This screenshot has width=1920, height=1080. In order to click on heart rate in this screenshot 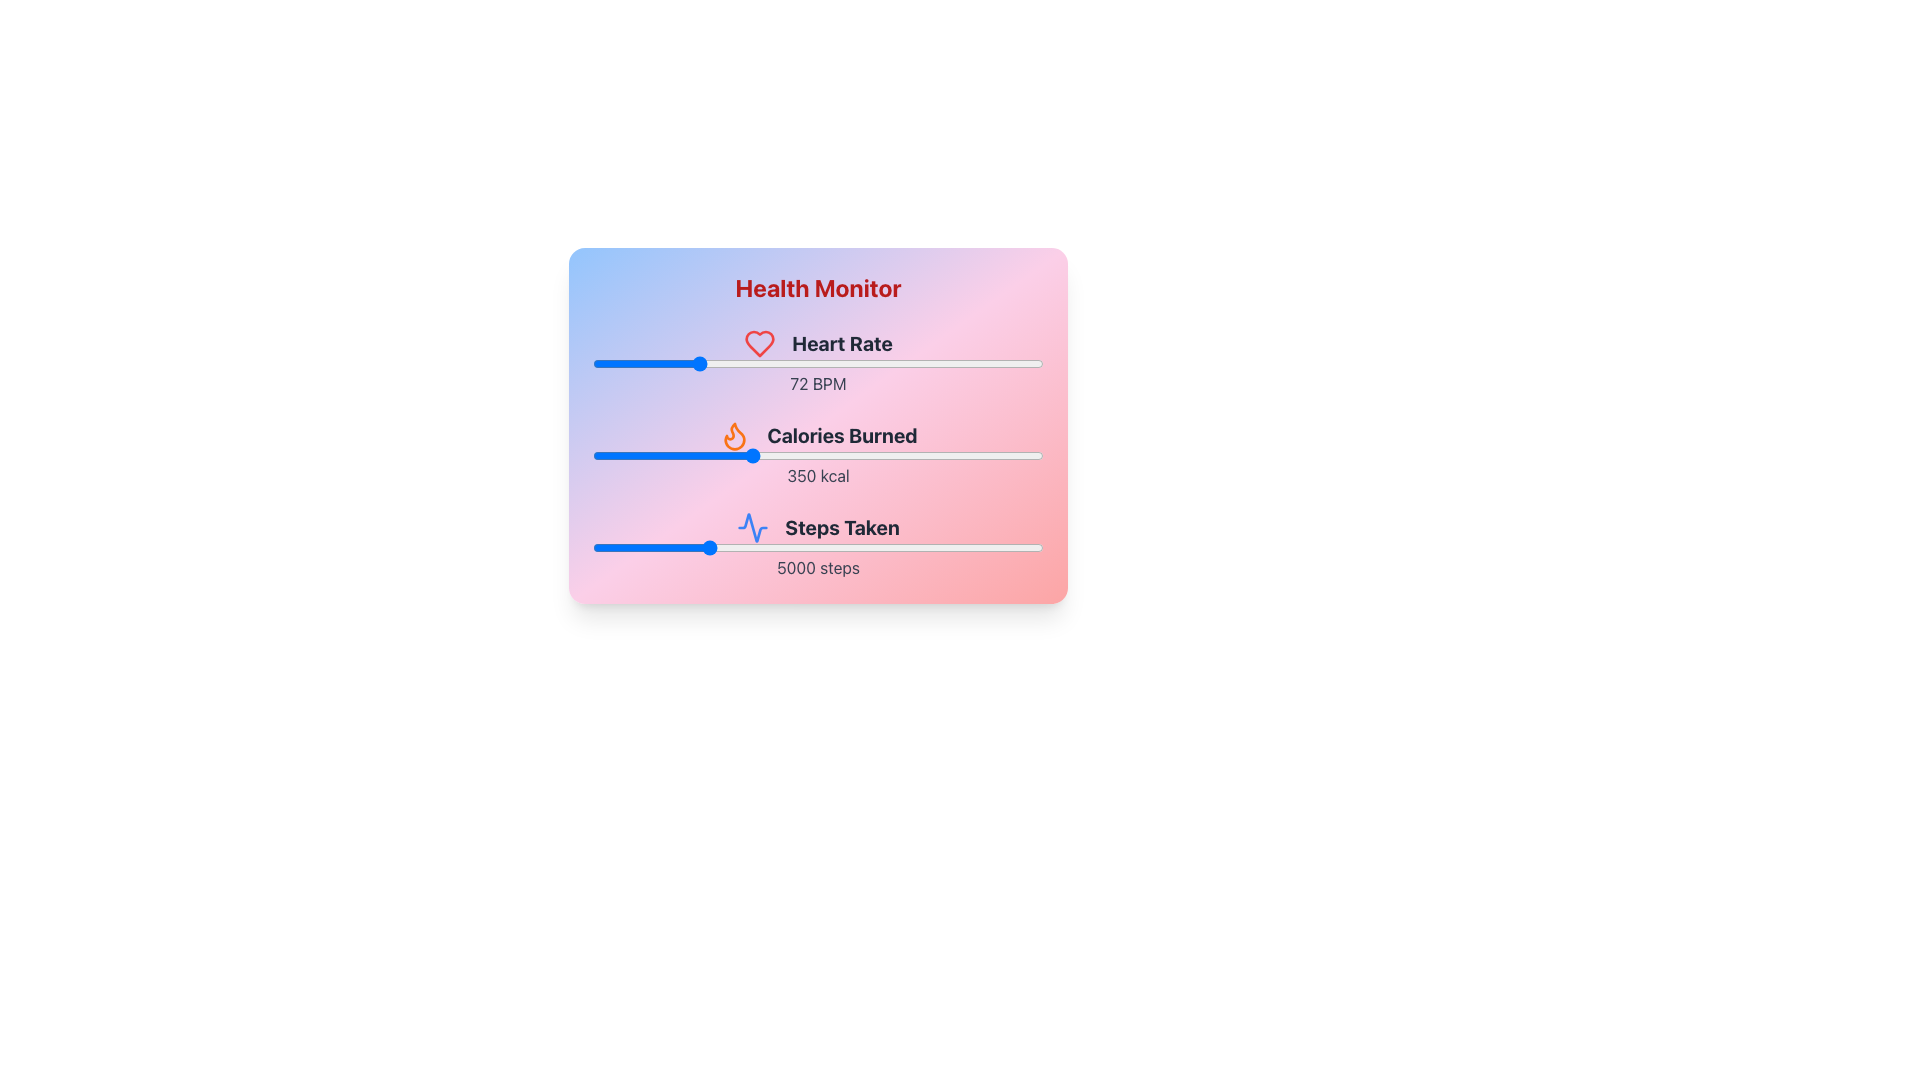, I will do `click(670, 363)`.